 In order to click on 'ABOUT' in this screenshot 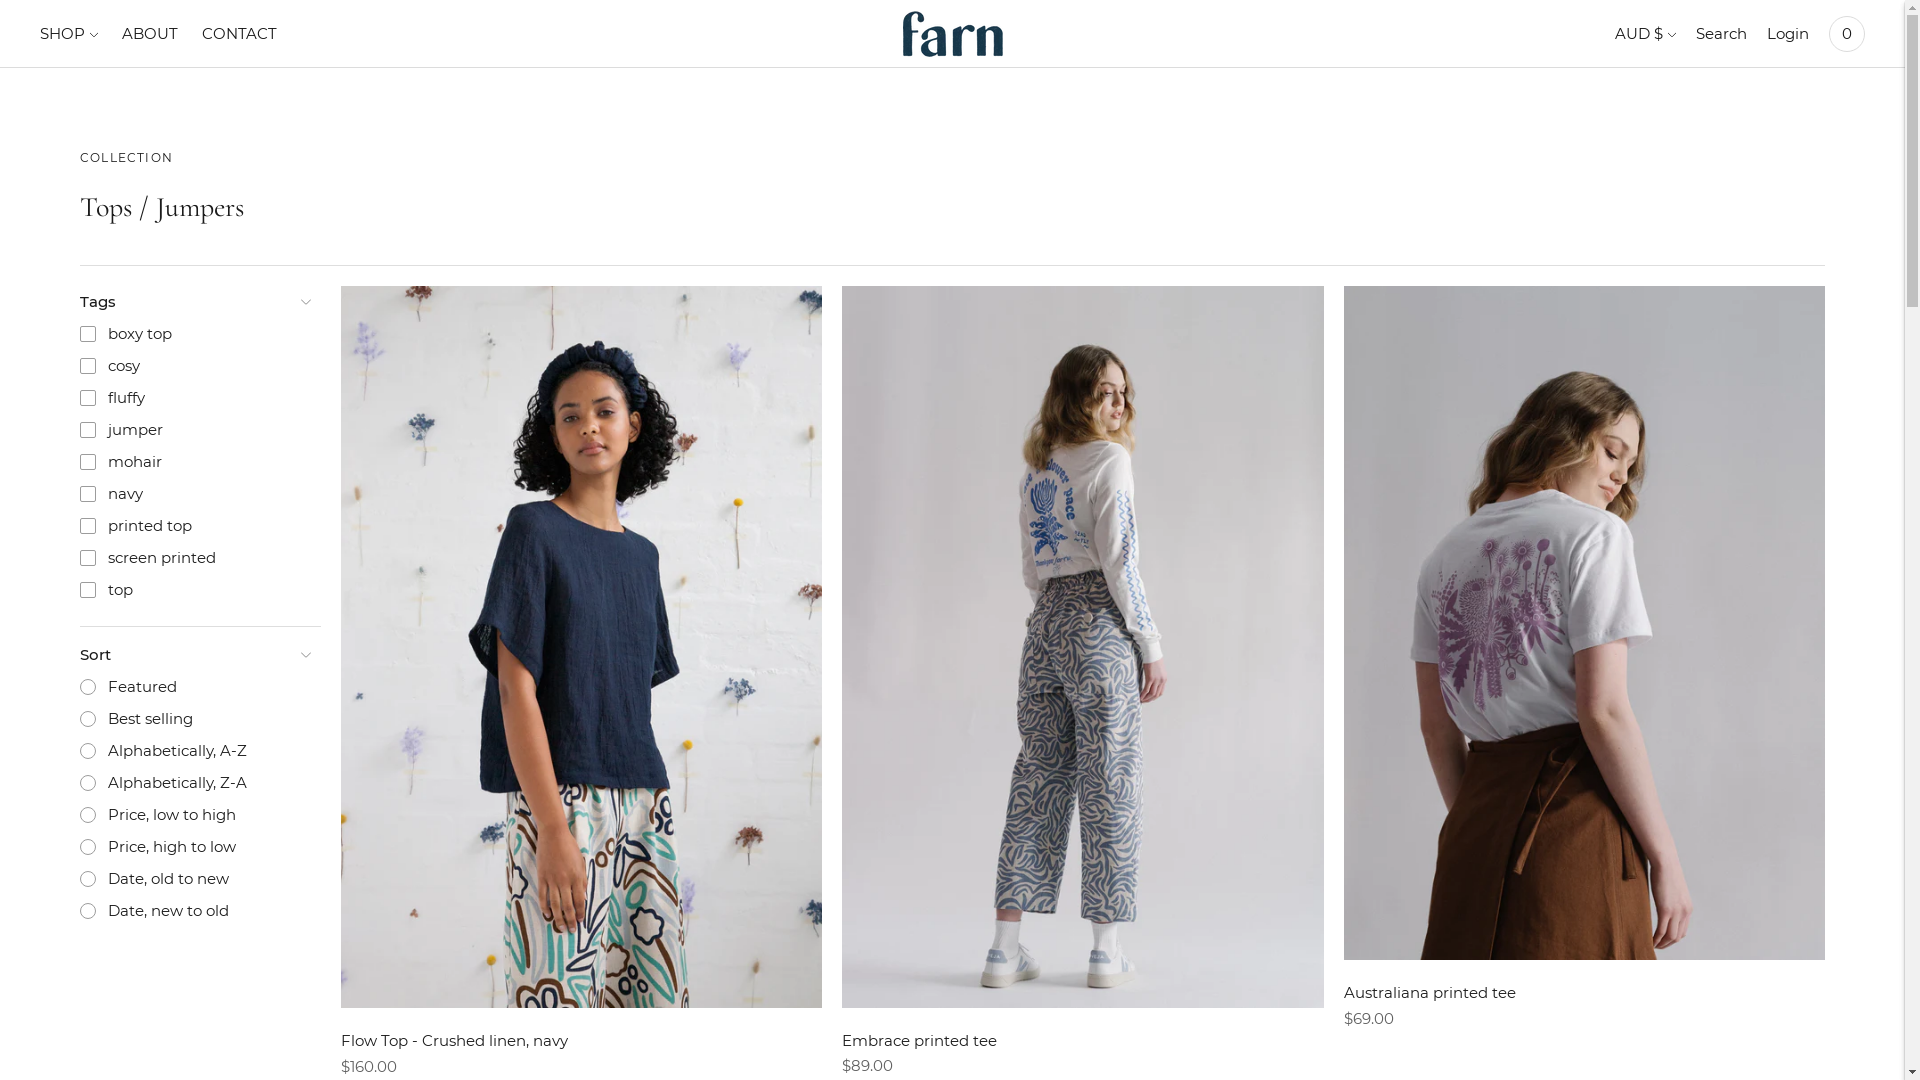, I will do `click(120, 34)`.